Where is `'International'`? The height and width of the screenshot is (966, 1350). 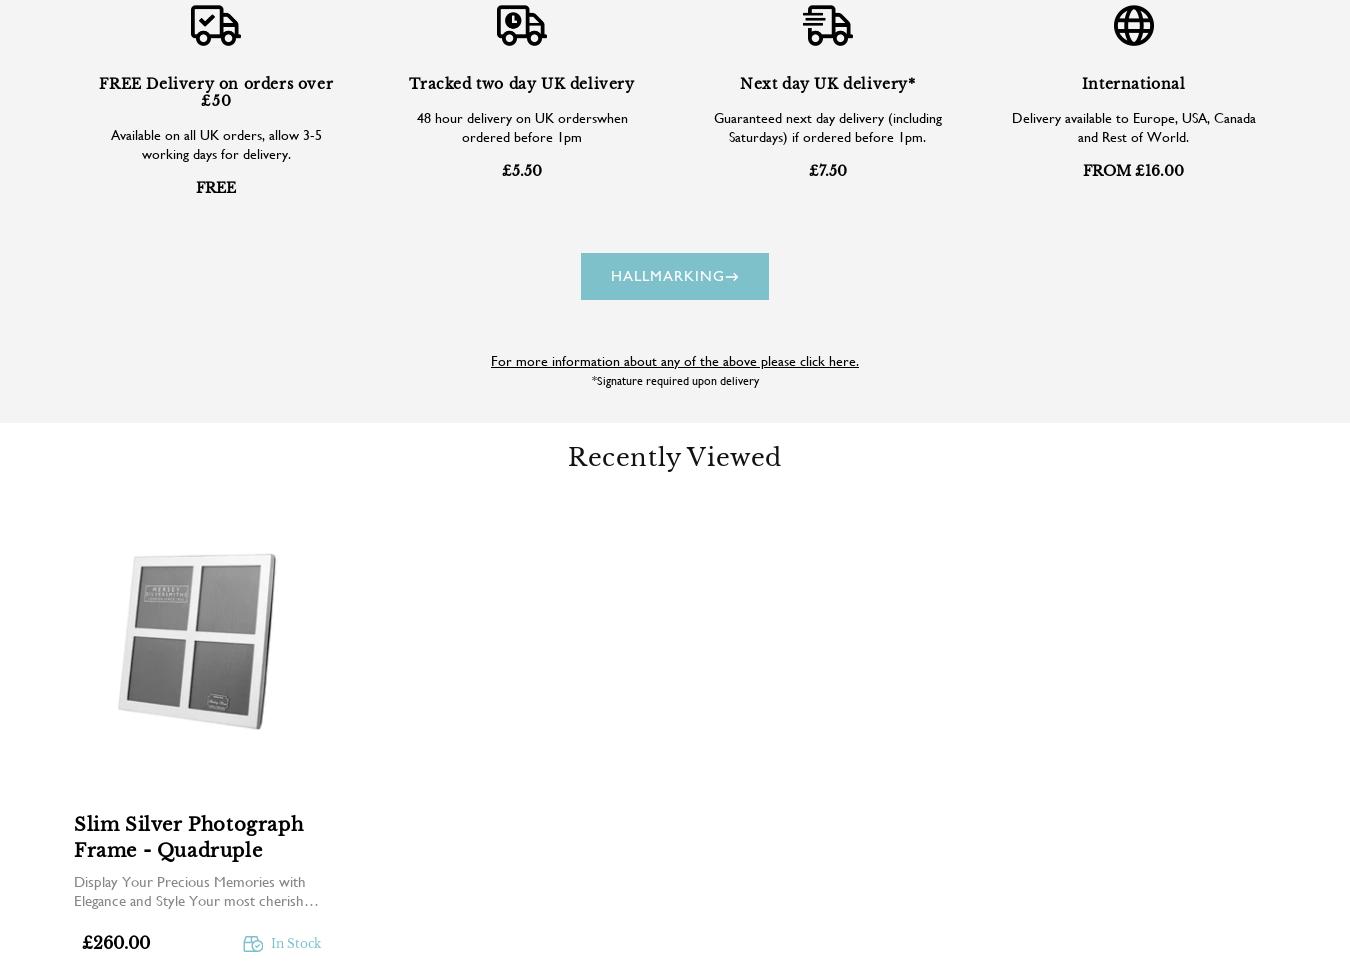 'International' is located at coordinates (1080, 81).